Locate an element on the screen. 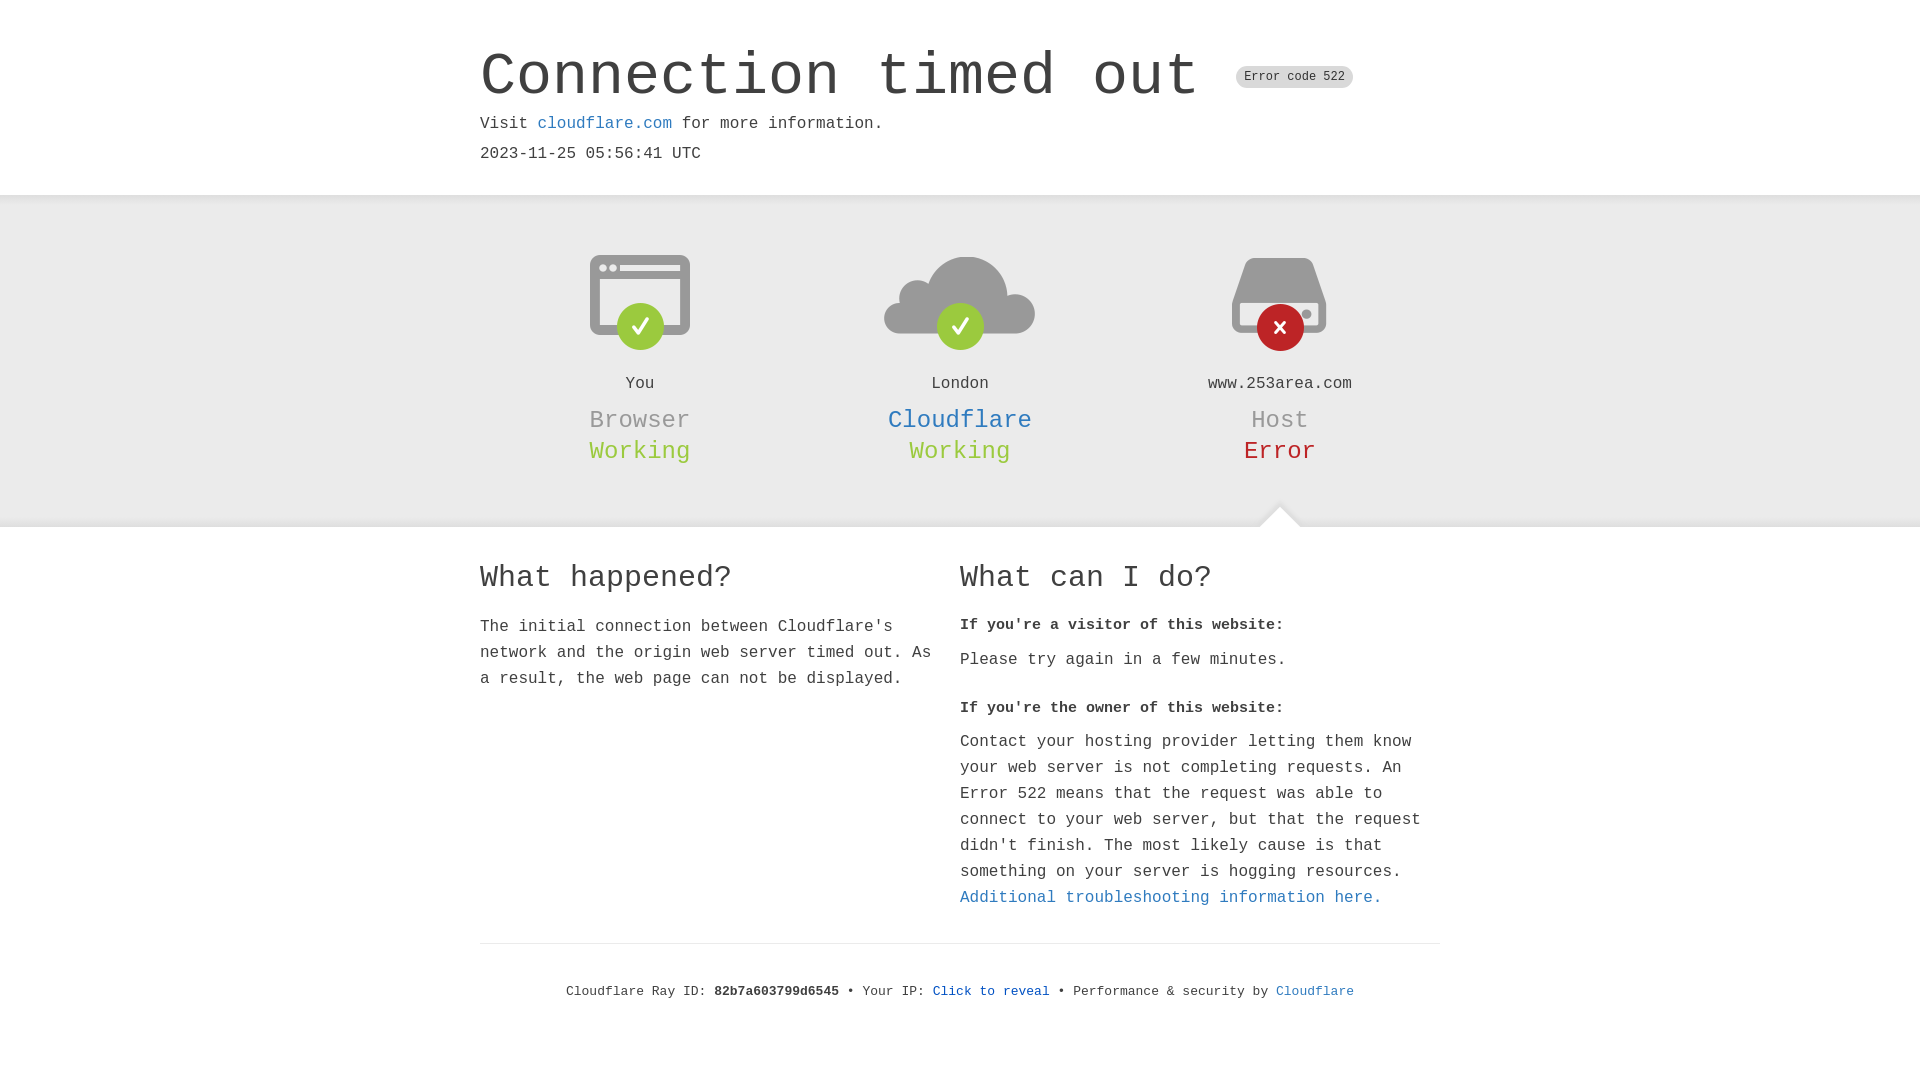  'Additional troubleshooting information here.' is located at coordinates (1171, 897).